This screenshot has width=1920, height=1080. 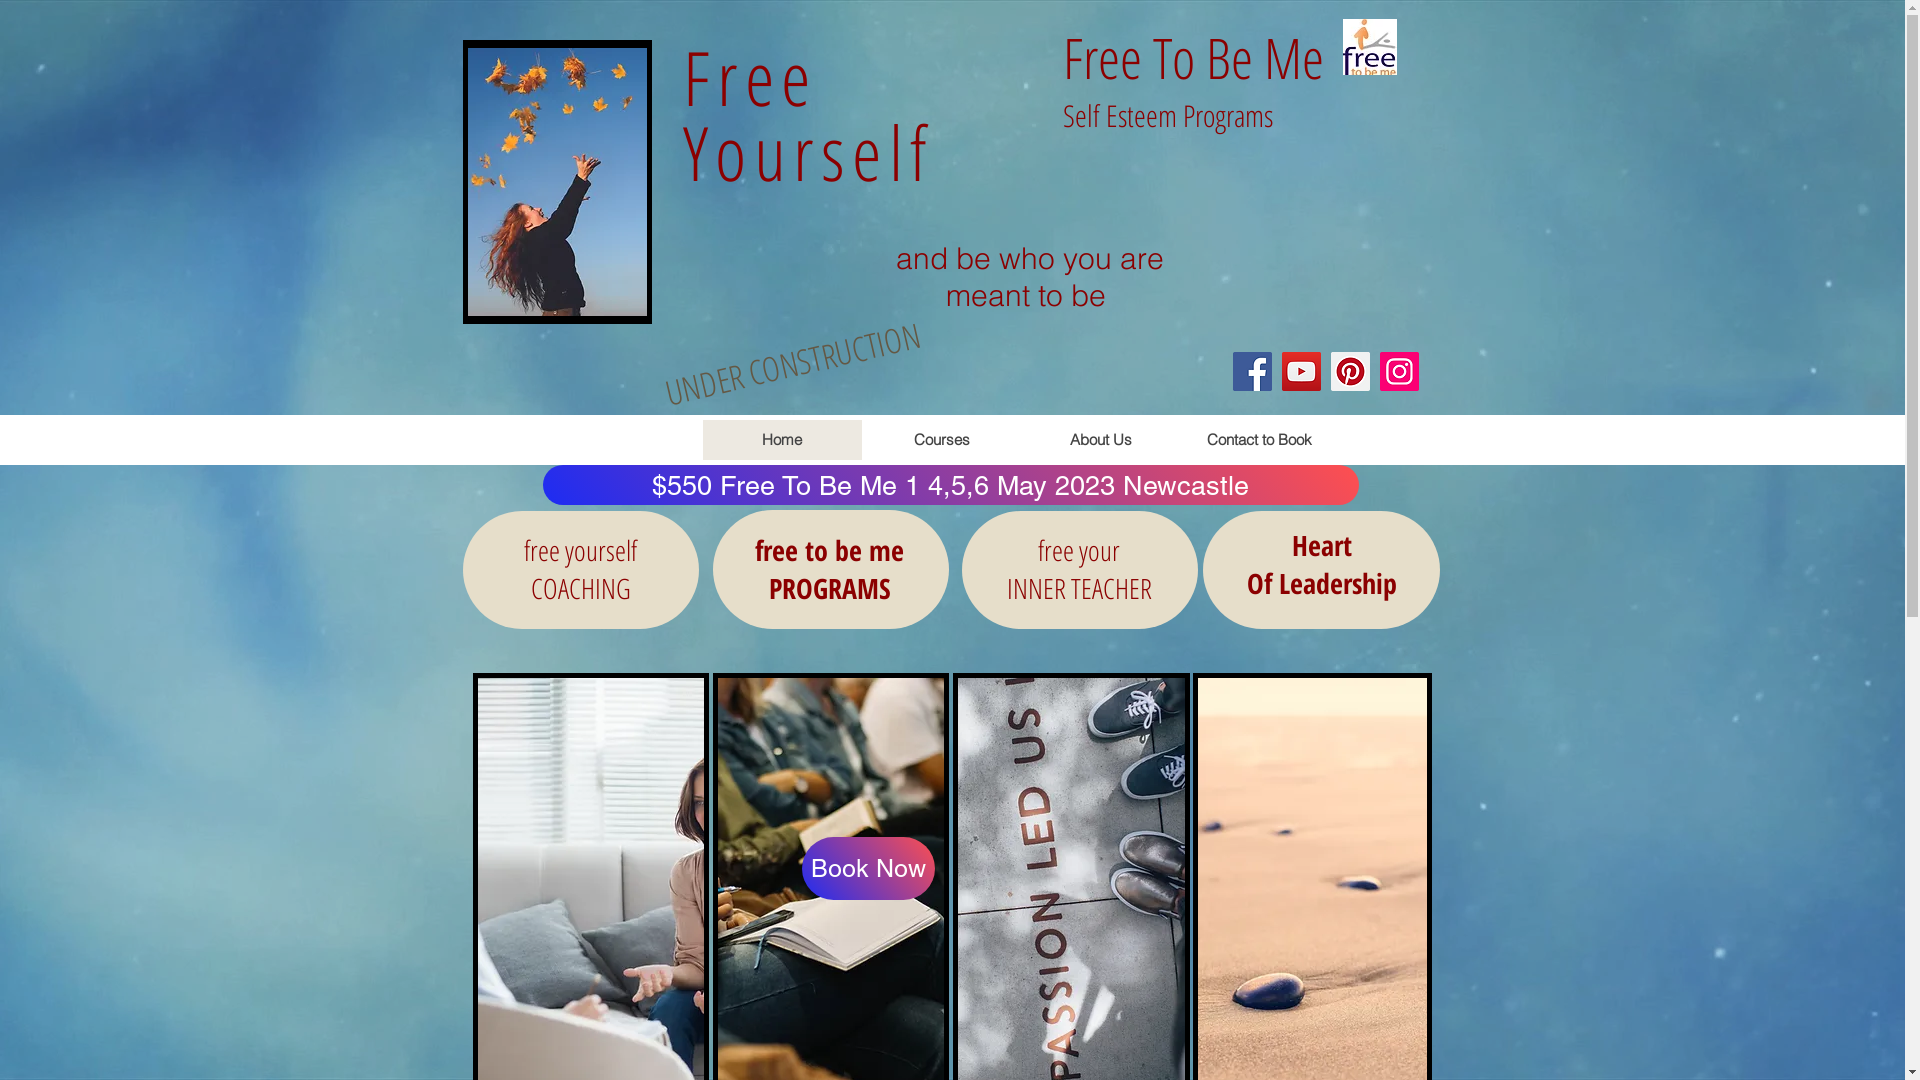 I want to click on 'Book Now', so click(x=868, y=867).